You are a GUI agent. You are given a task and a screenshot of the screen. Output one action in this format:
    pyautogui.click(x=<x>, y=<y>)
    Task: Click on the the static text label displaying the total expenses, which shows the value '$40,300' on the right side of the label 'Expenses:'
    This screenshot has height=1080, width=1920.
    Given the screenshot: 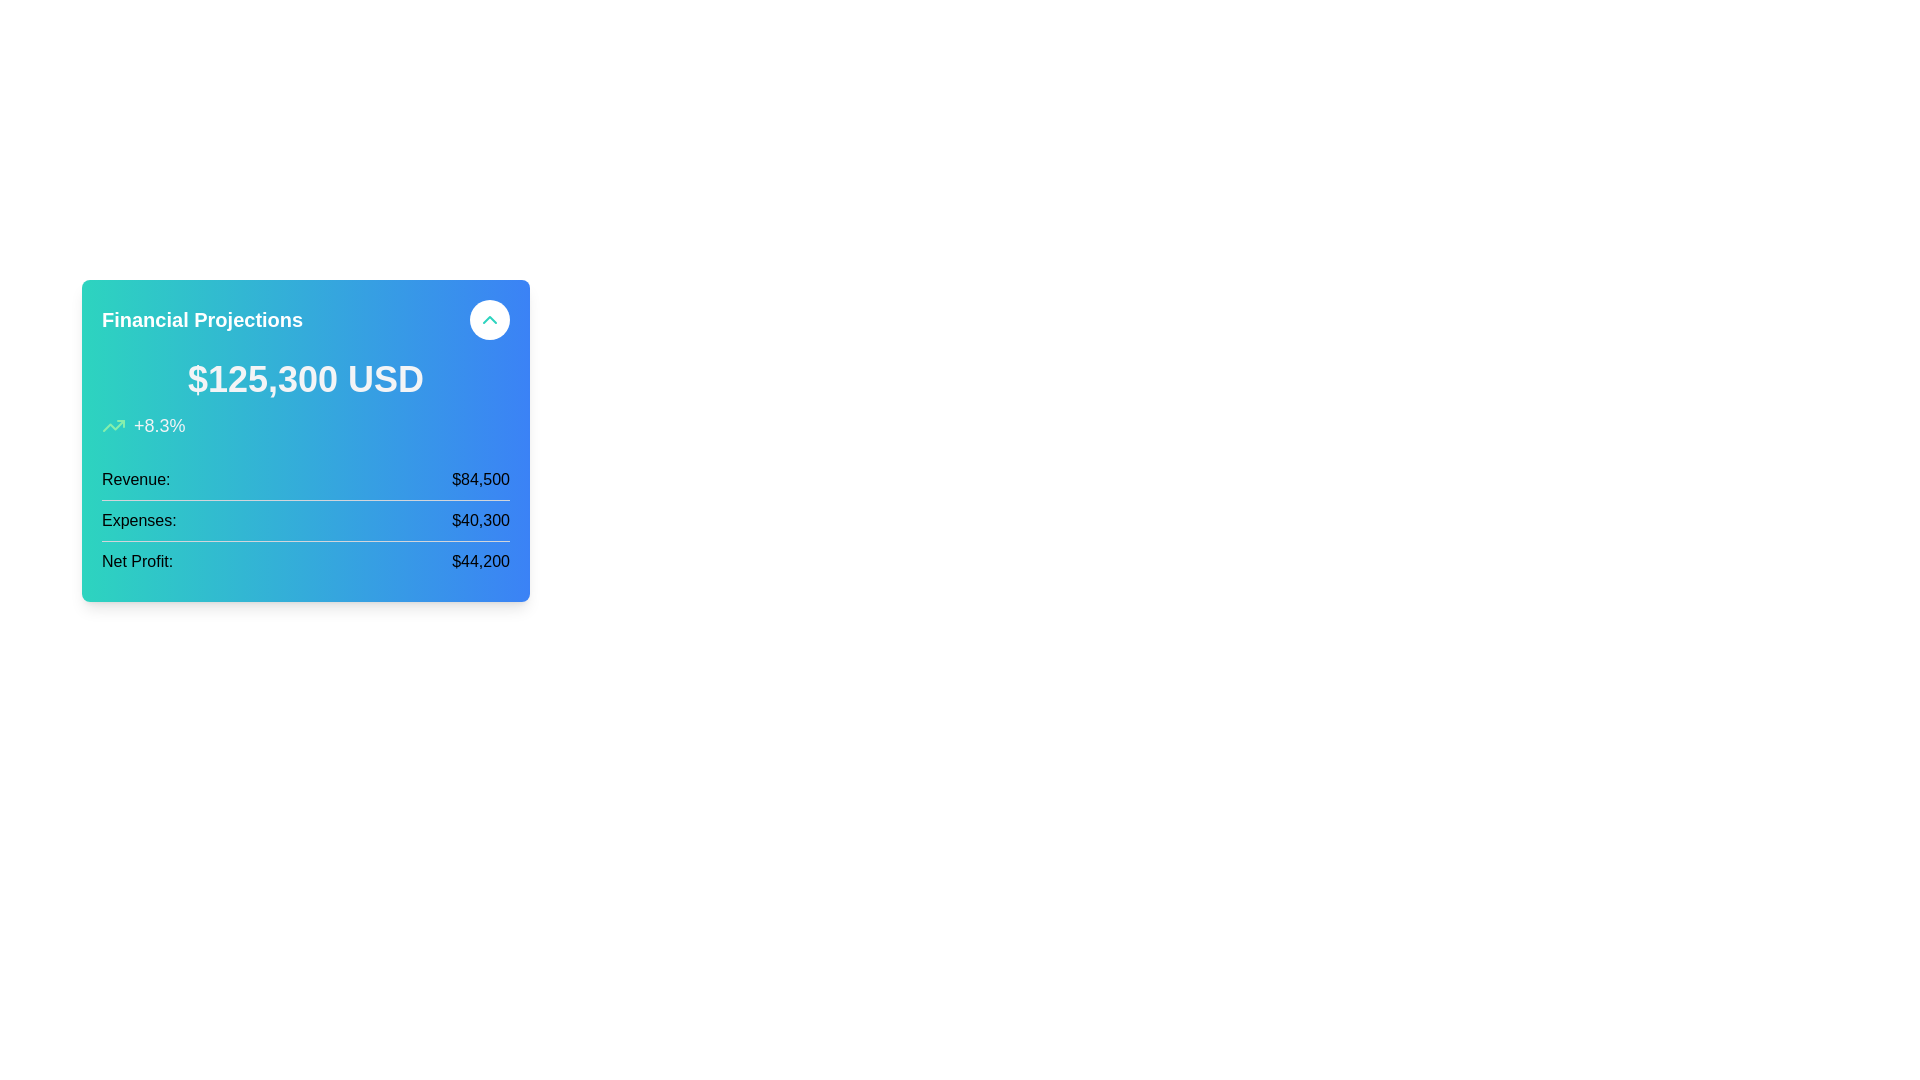 What is the action you would take?
    pyautogui.click(x=481, y=519)
    